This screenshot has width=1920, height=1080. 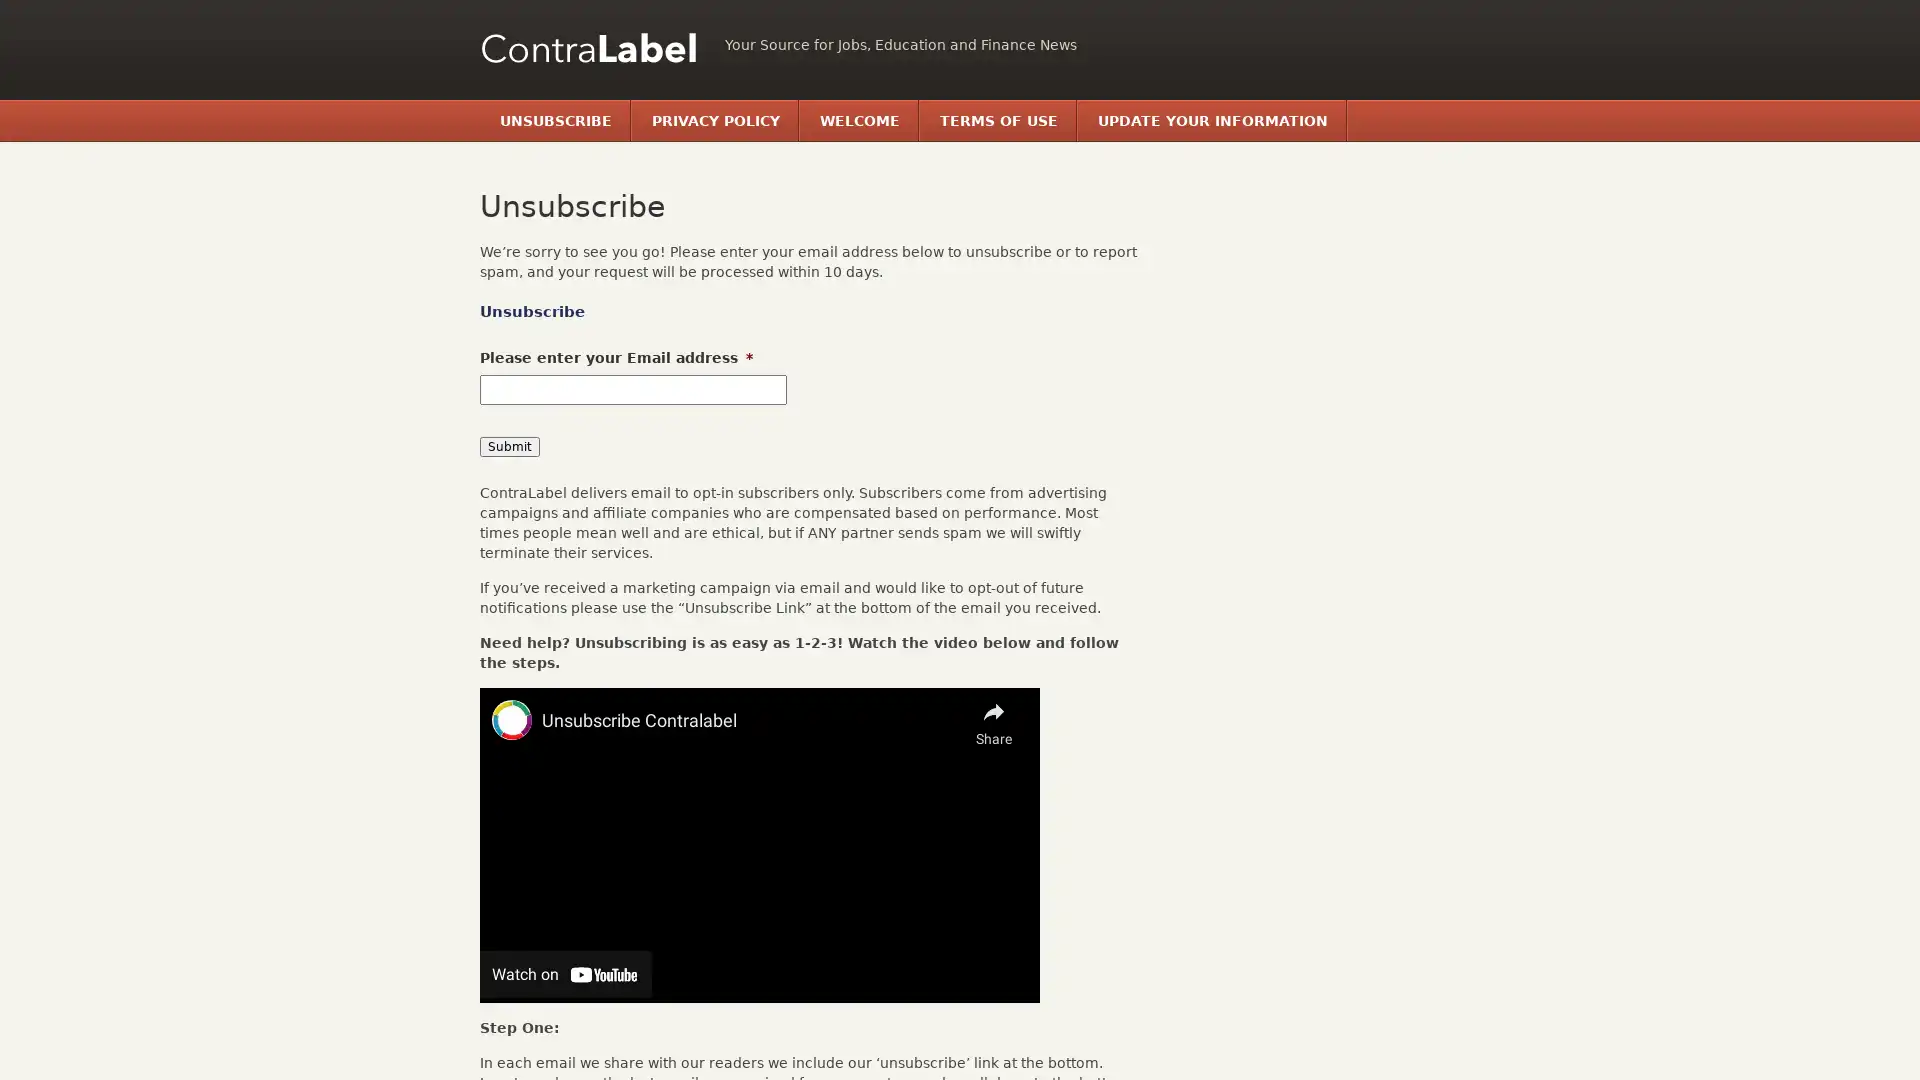 I want to click on Submit, so click(x=509, y=446).